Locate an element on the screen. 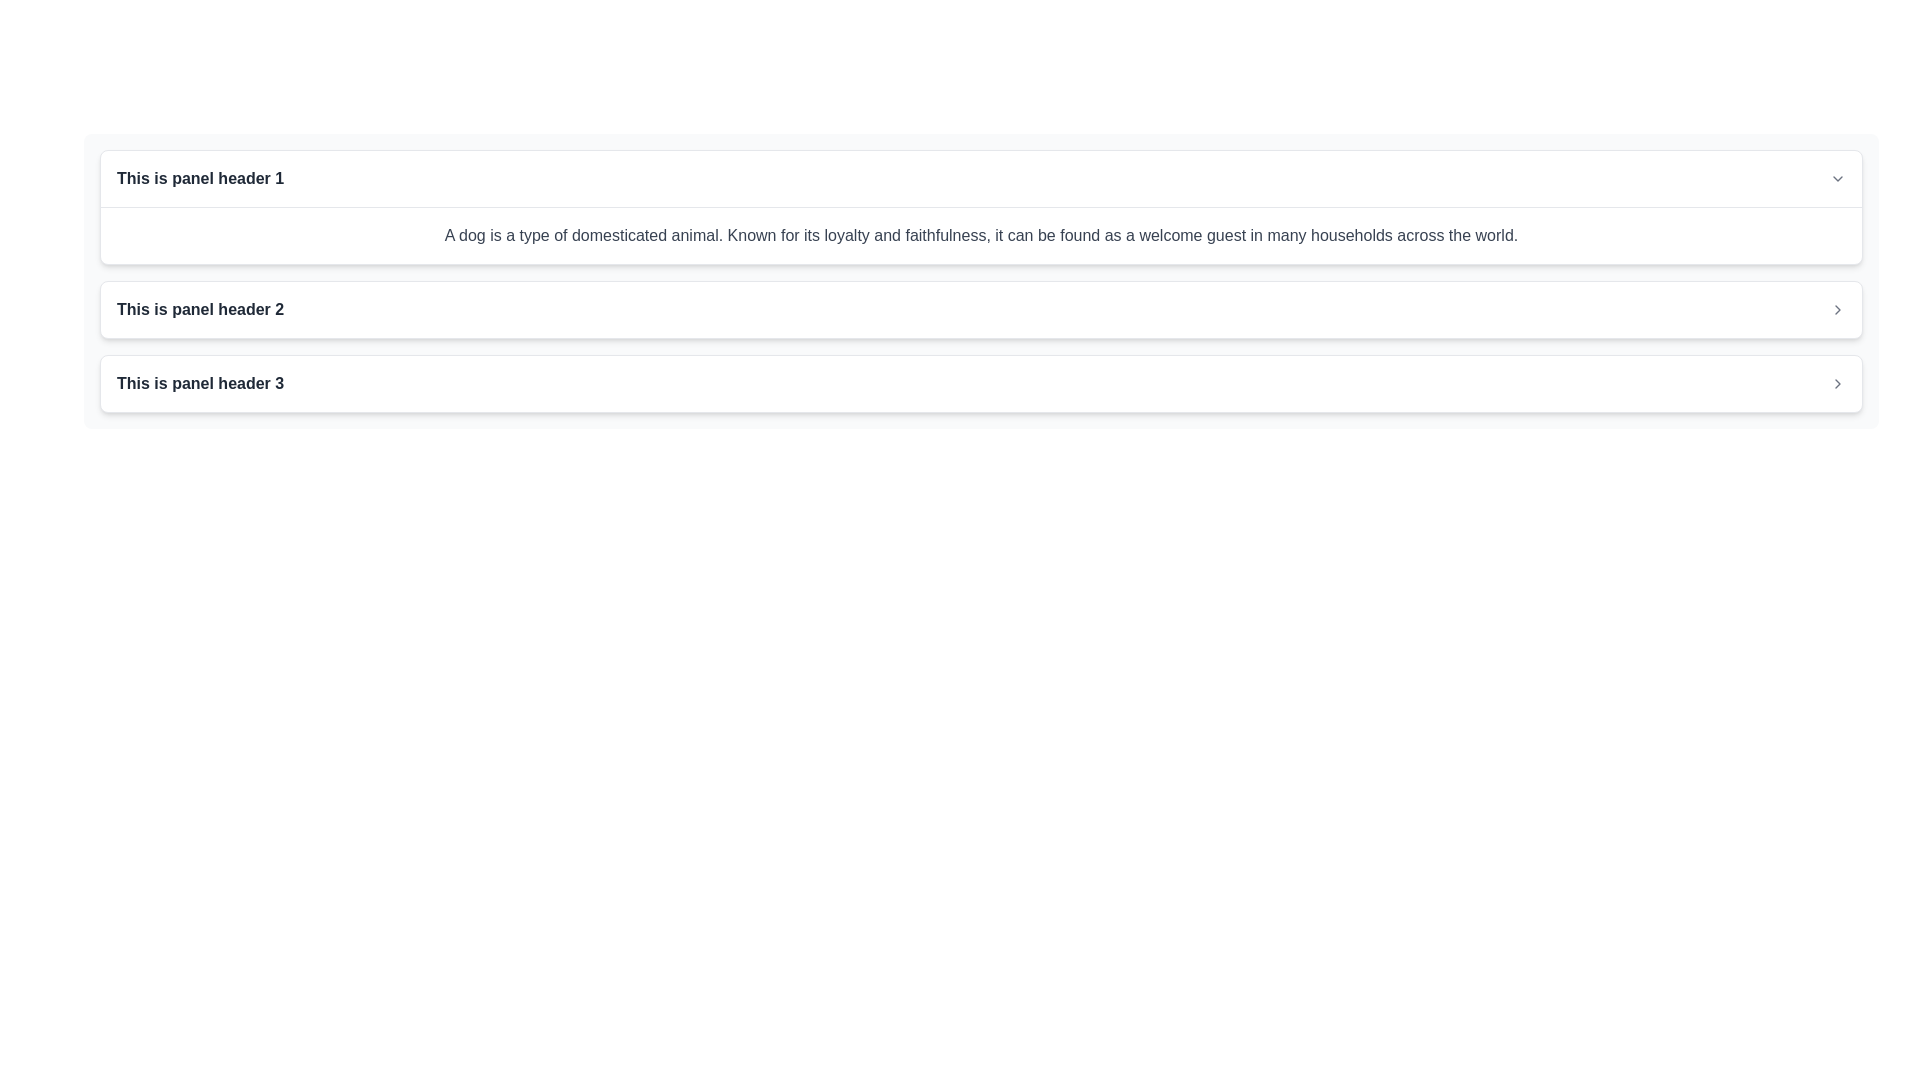 The width and height of the screenshot is (1920, 1080). the collapsible toggle icon located at the far-right end of the first panel's header next to 'This is panel header 1' is located at coordinates (1838, 177).